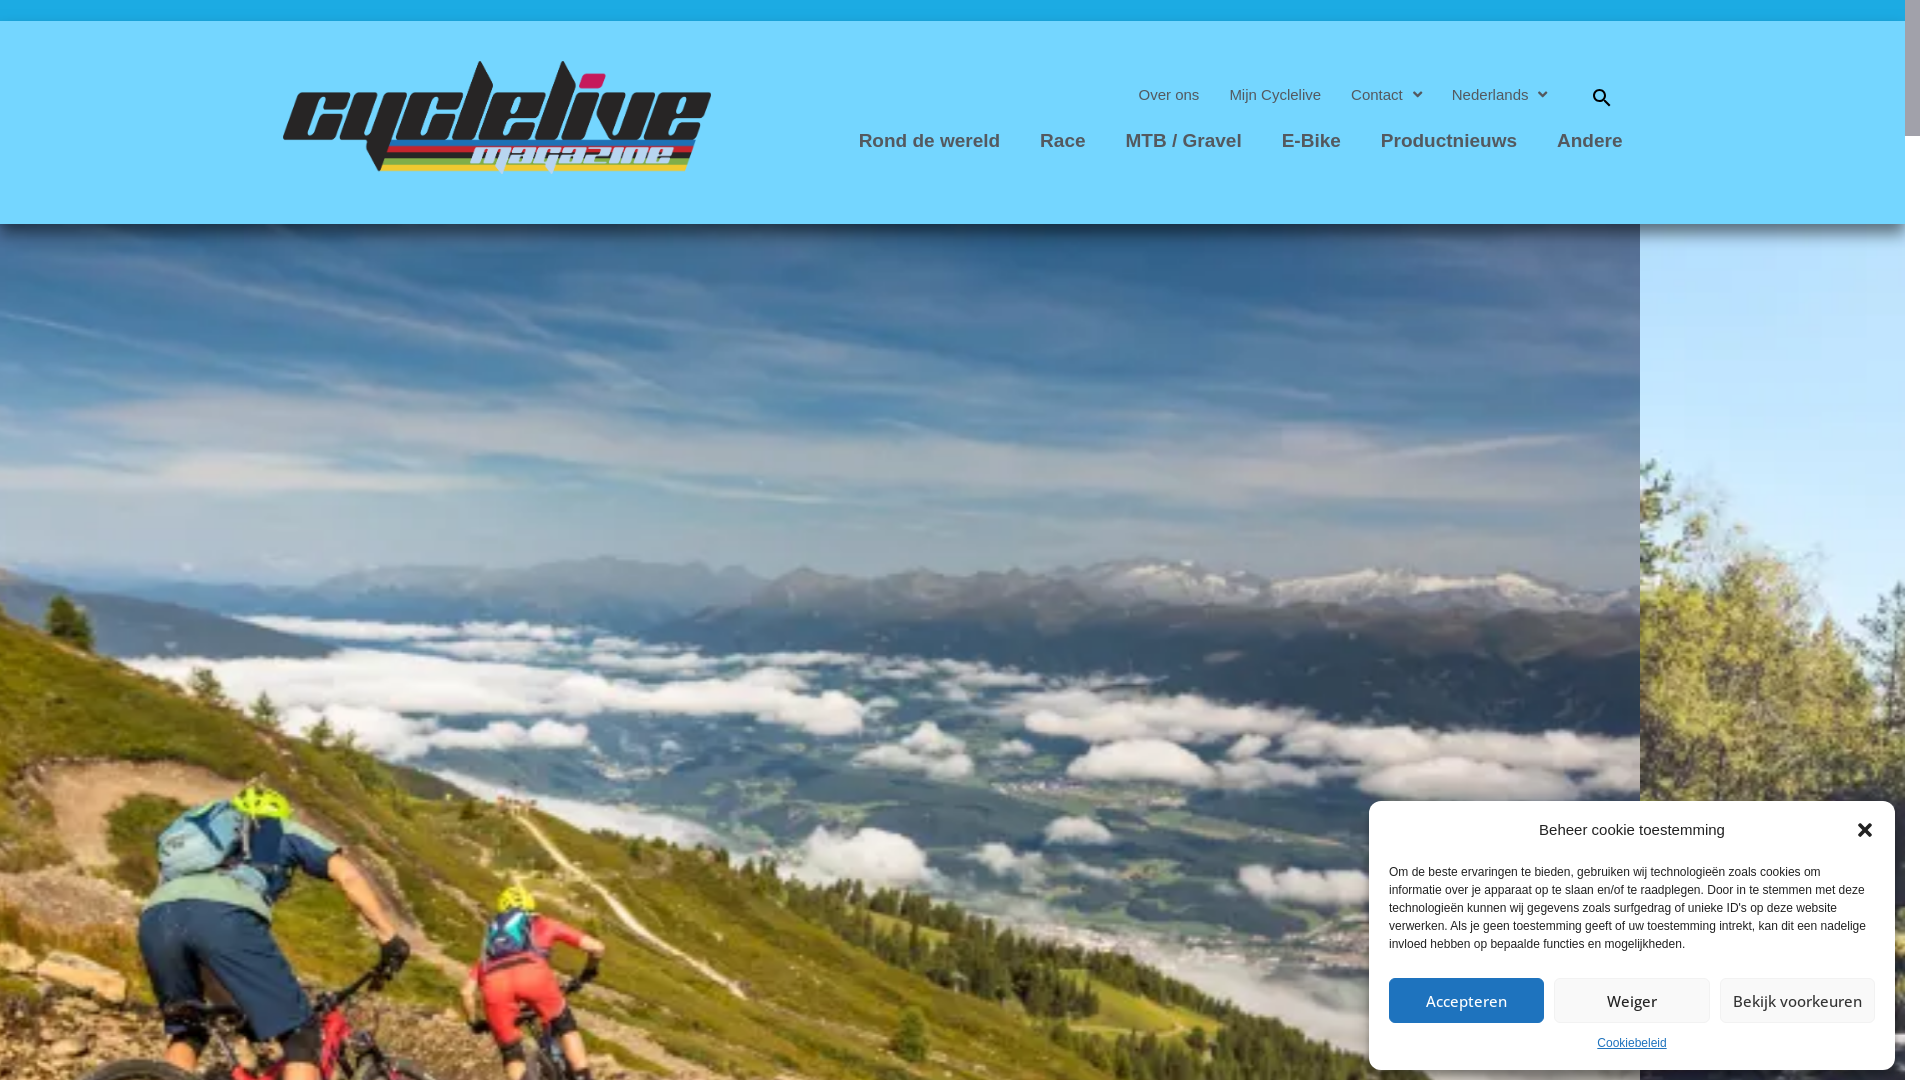  What do you see at coordinates (1499, 95) in the screenshot?
I see `'Nederlands'` at bounding box center [1499, 95].